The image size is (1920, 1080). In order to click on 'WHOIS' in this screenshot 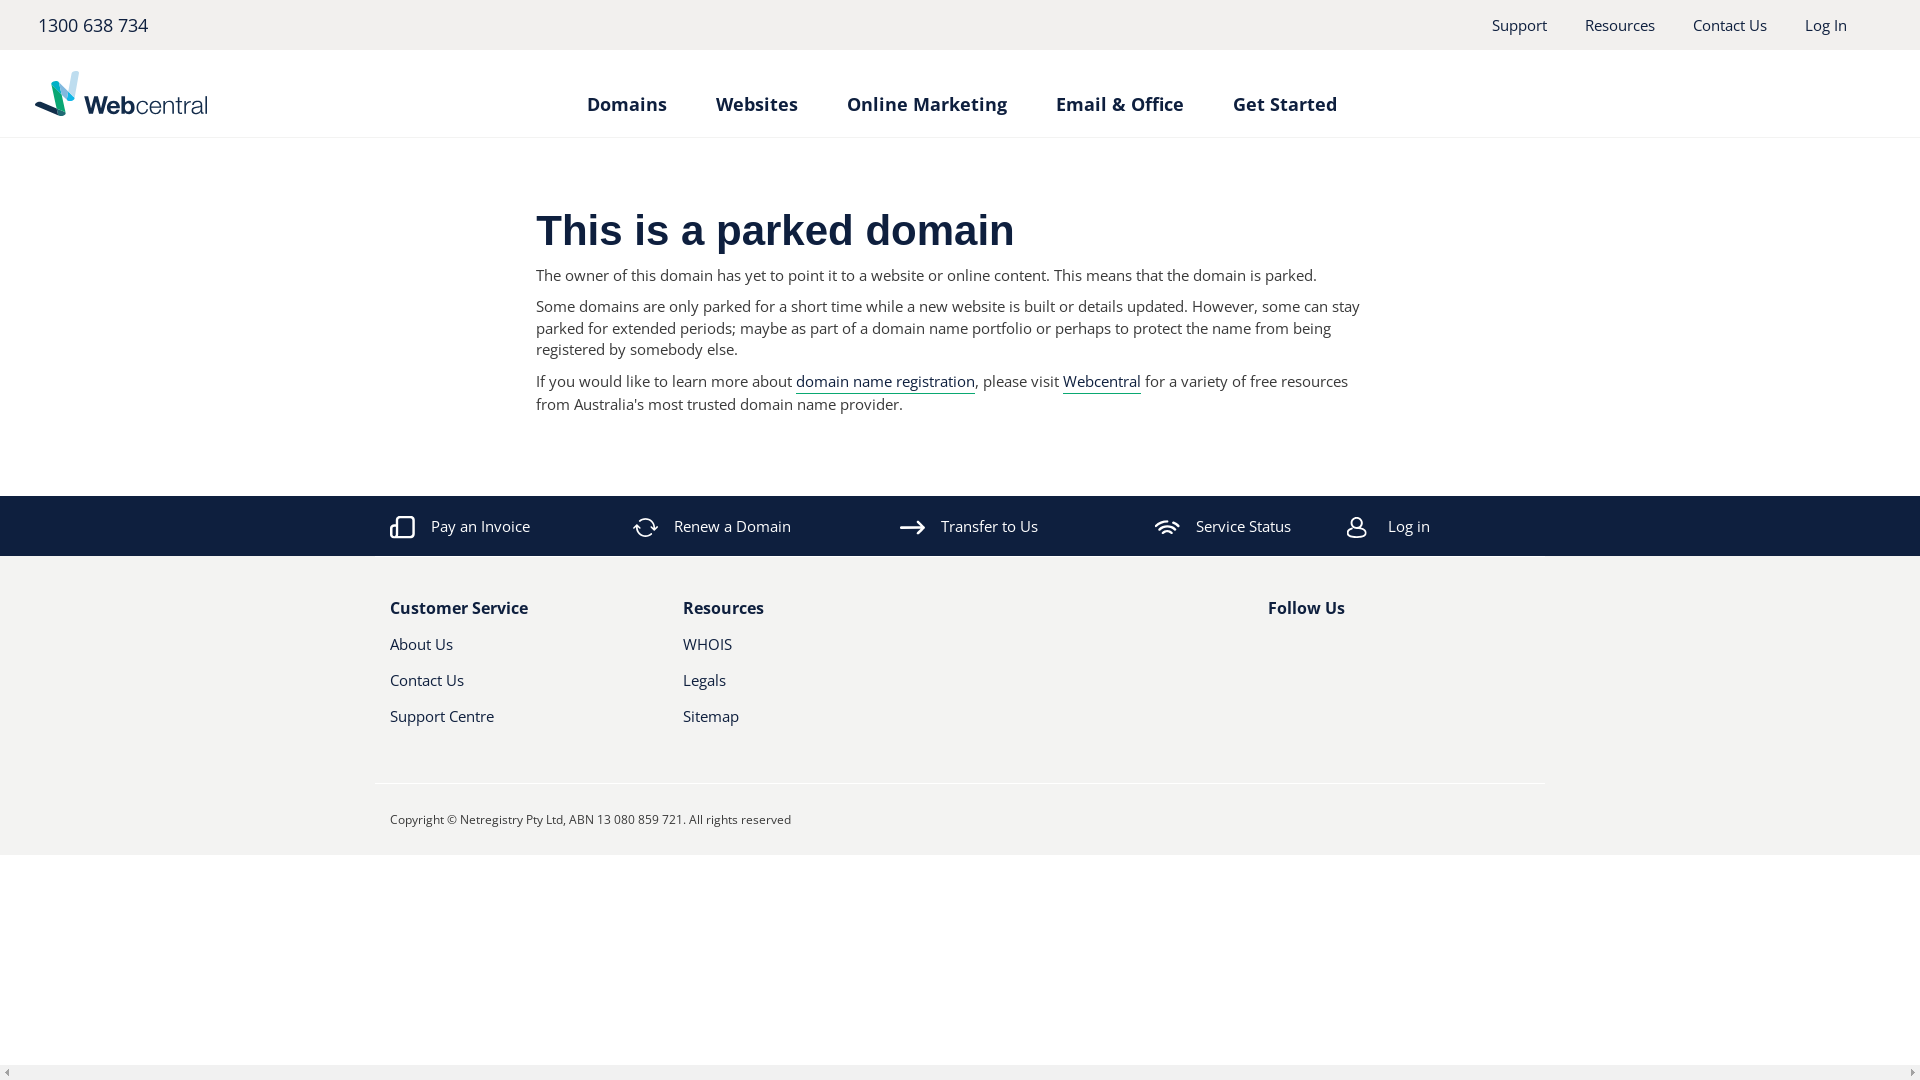, I will do `click(792, 651)`.